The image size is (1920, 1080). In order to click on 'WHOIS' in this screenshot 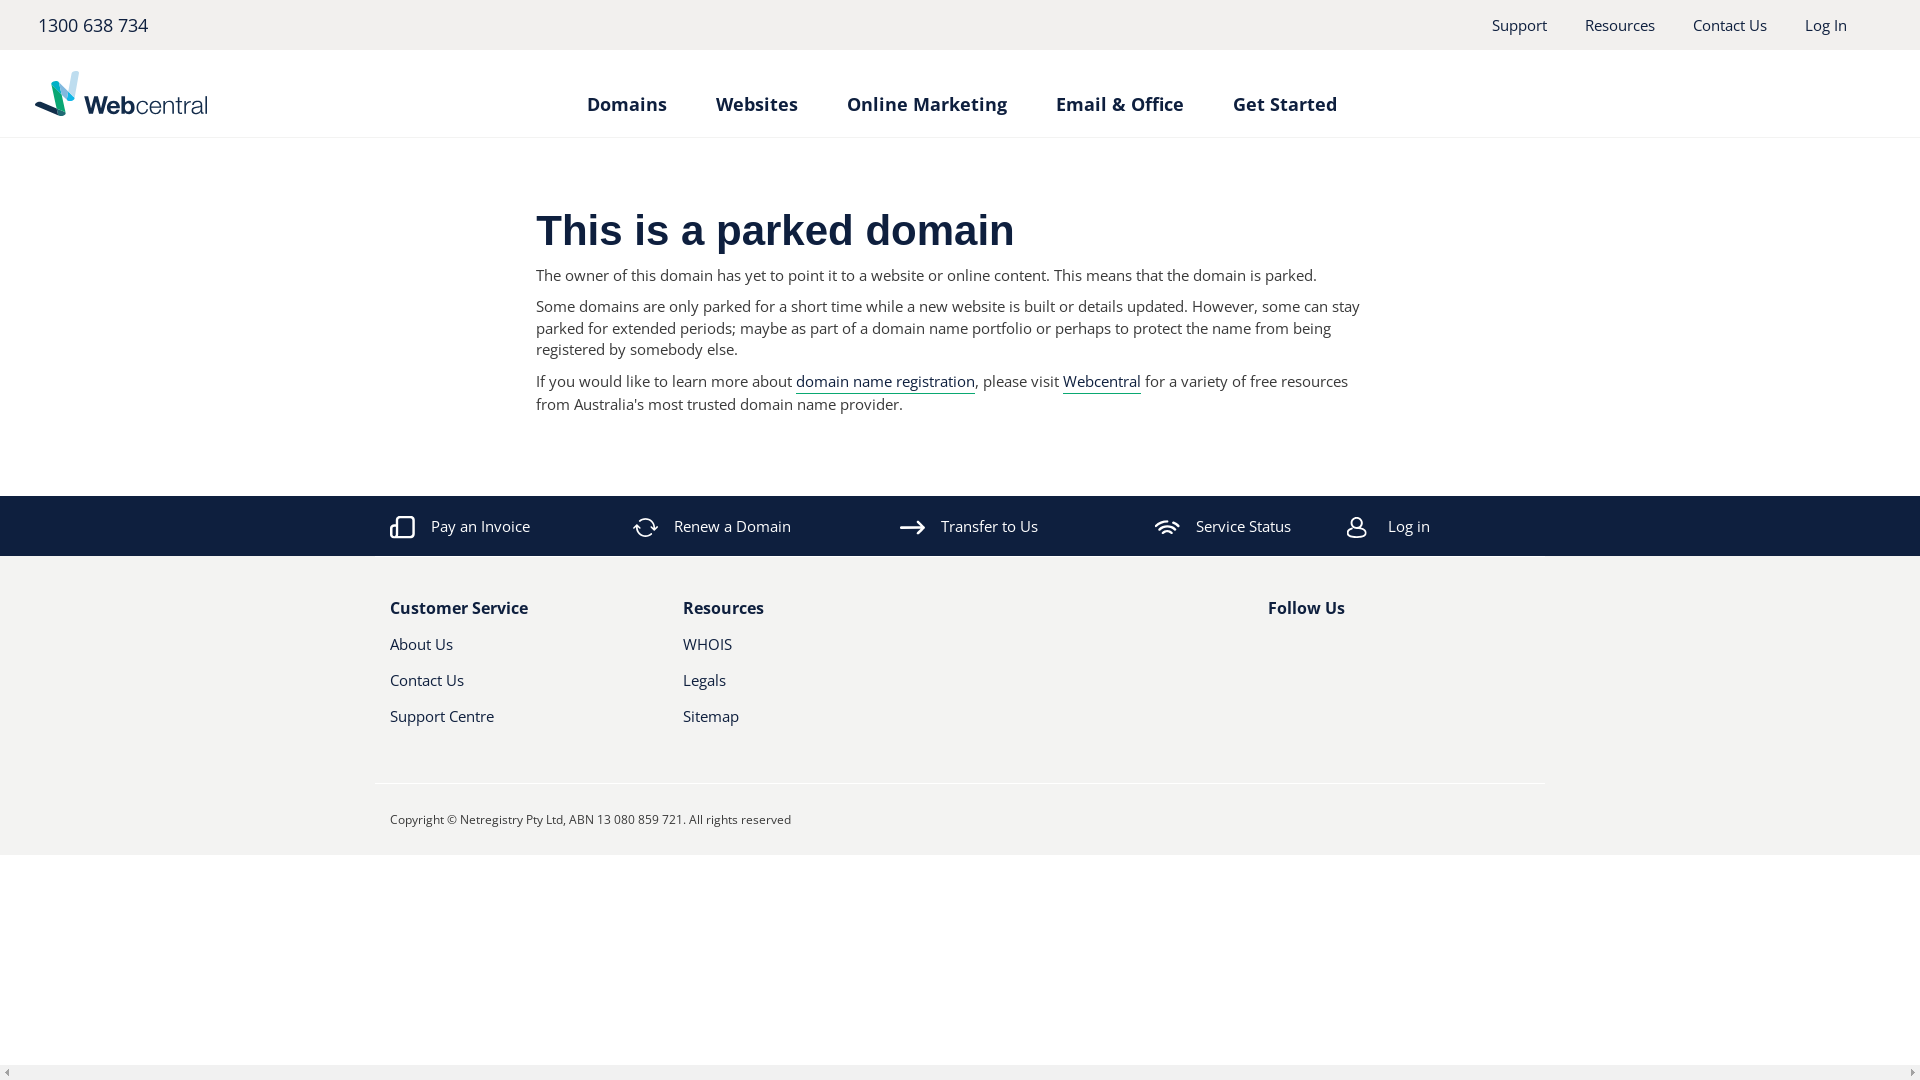, I will do `click(792, 651)`.